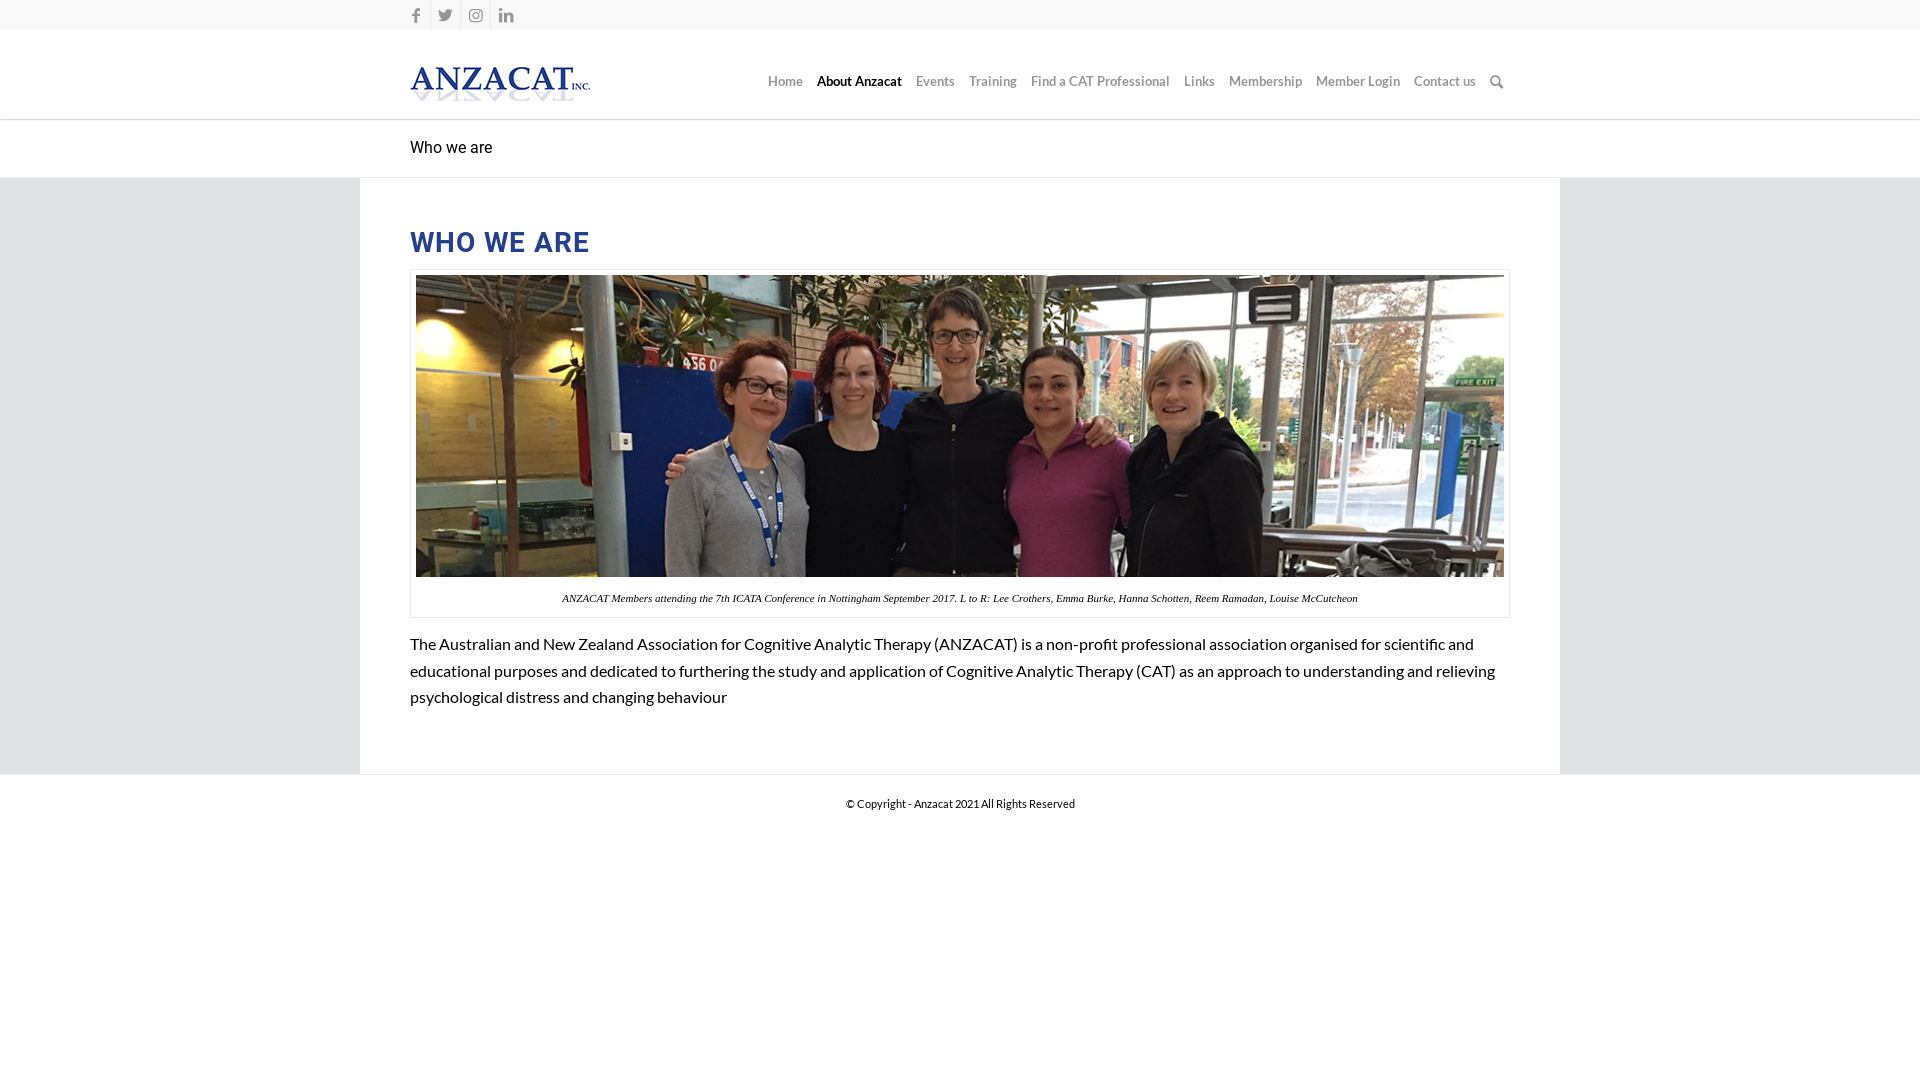  Describe the element at coordinates (993, 80) in the screenshot. I see `'Training'` at that location.